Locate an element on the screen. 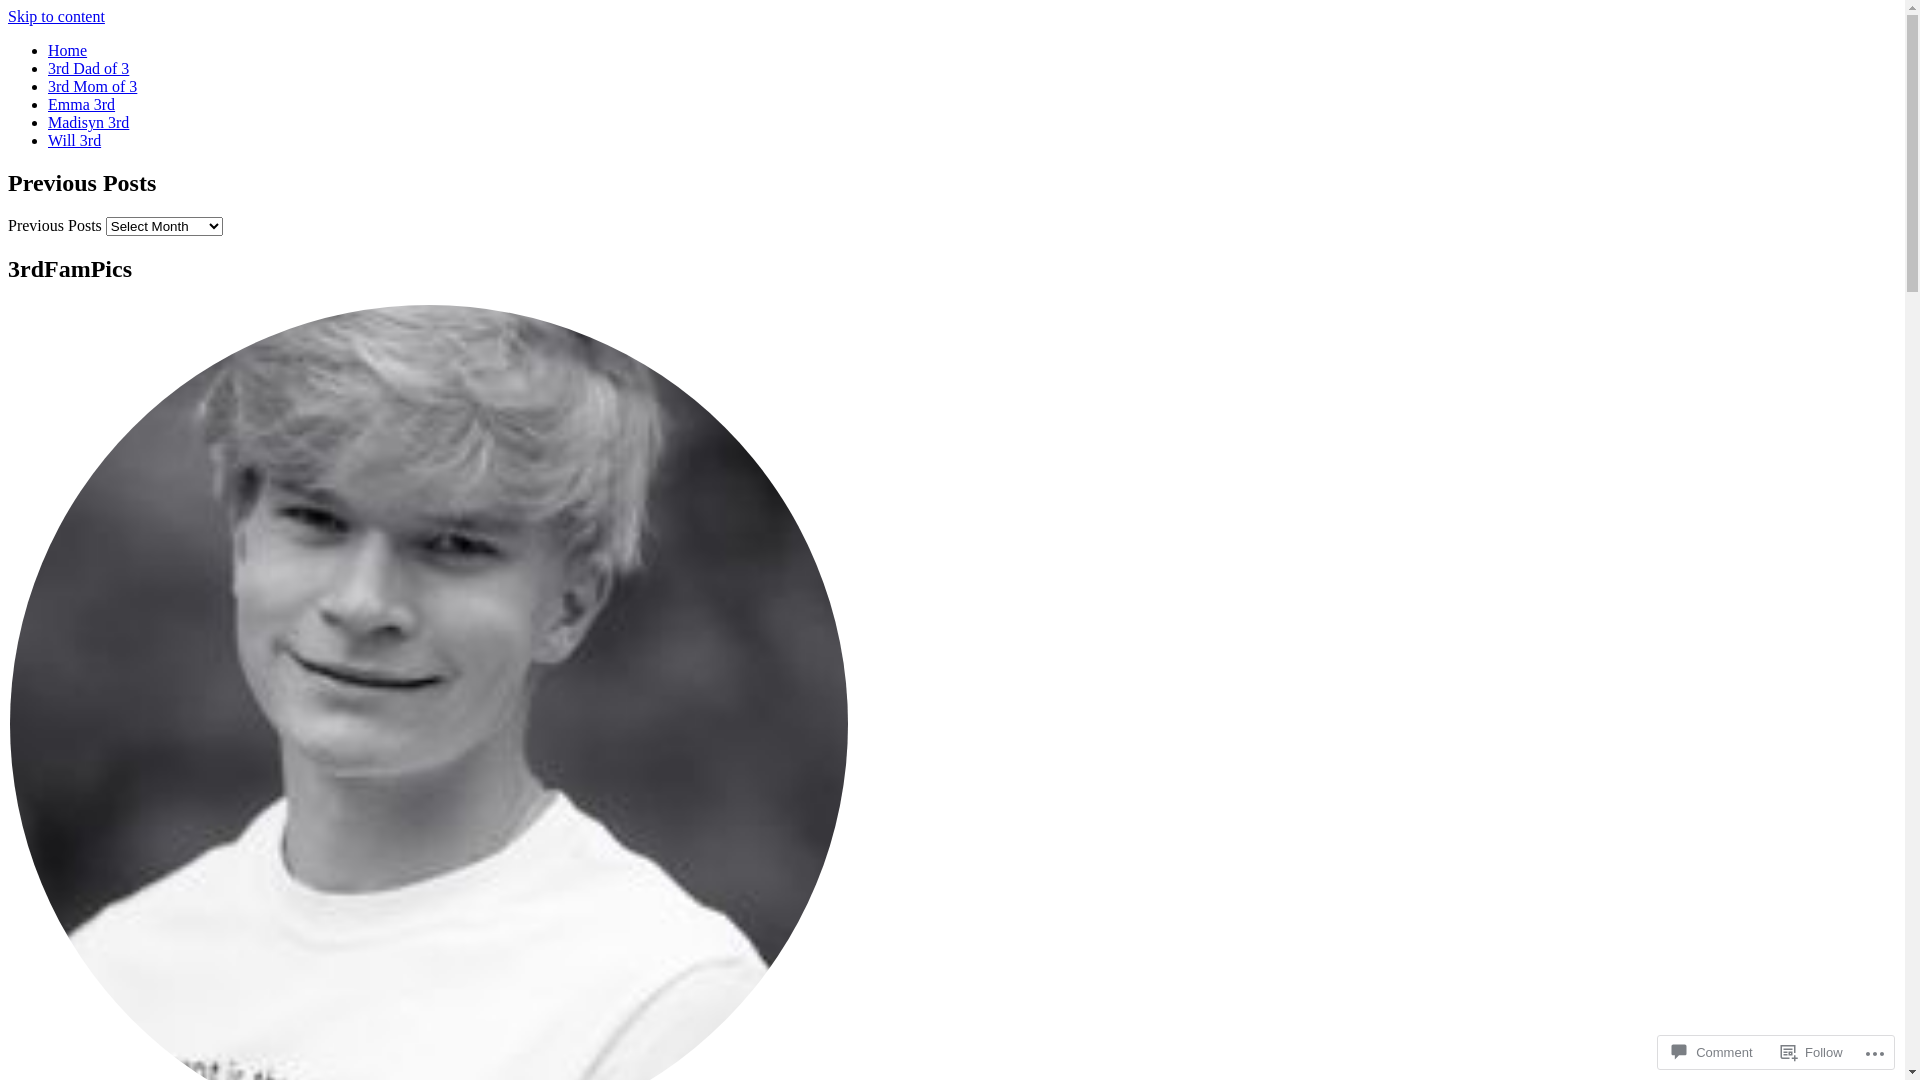  'Home' is located at coordinates (67, 49).